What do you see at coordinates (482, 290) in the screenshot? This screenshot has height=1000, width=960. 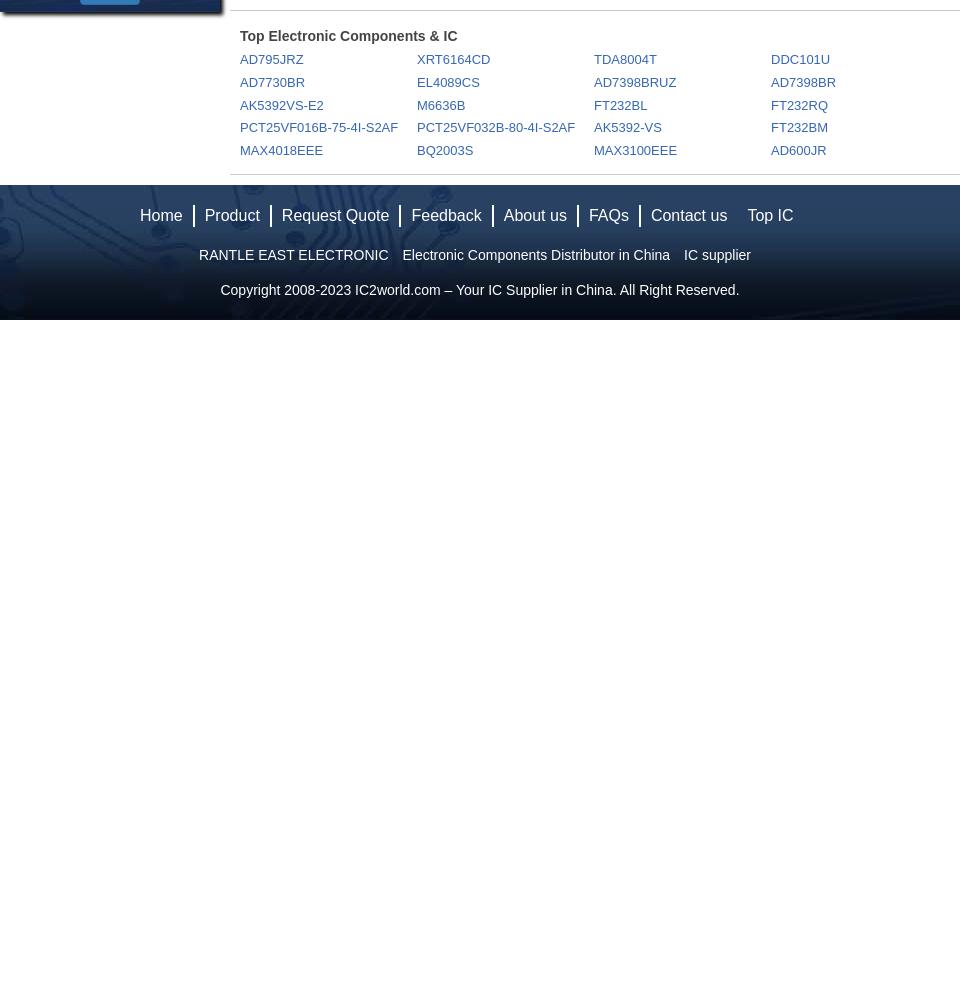 I see `'IC2world.com – Your IC Supplier in
            China'` at bounding box center [482, 290].